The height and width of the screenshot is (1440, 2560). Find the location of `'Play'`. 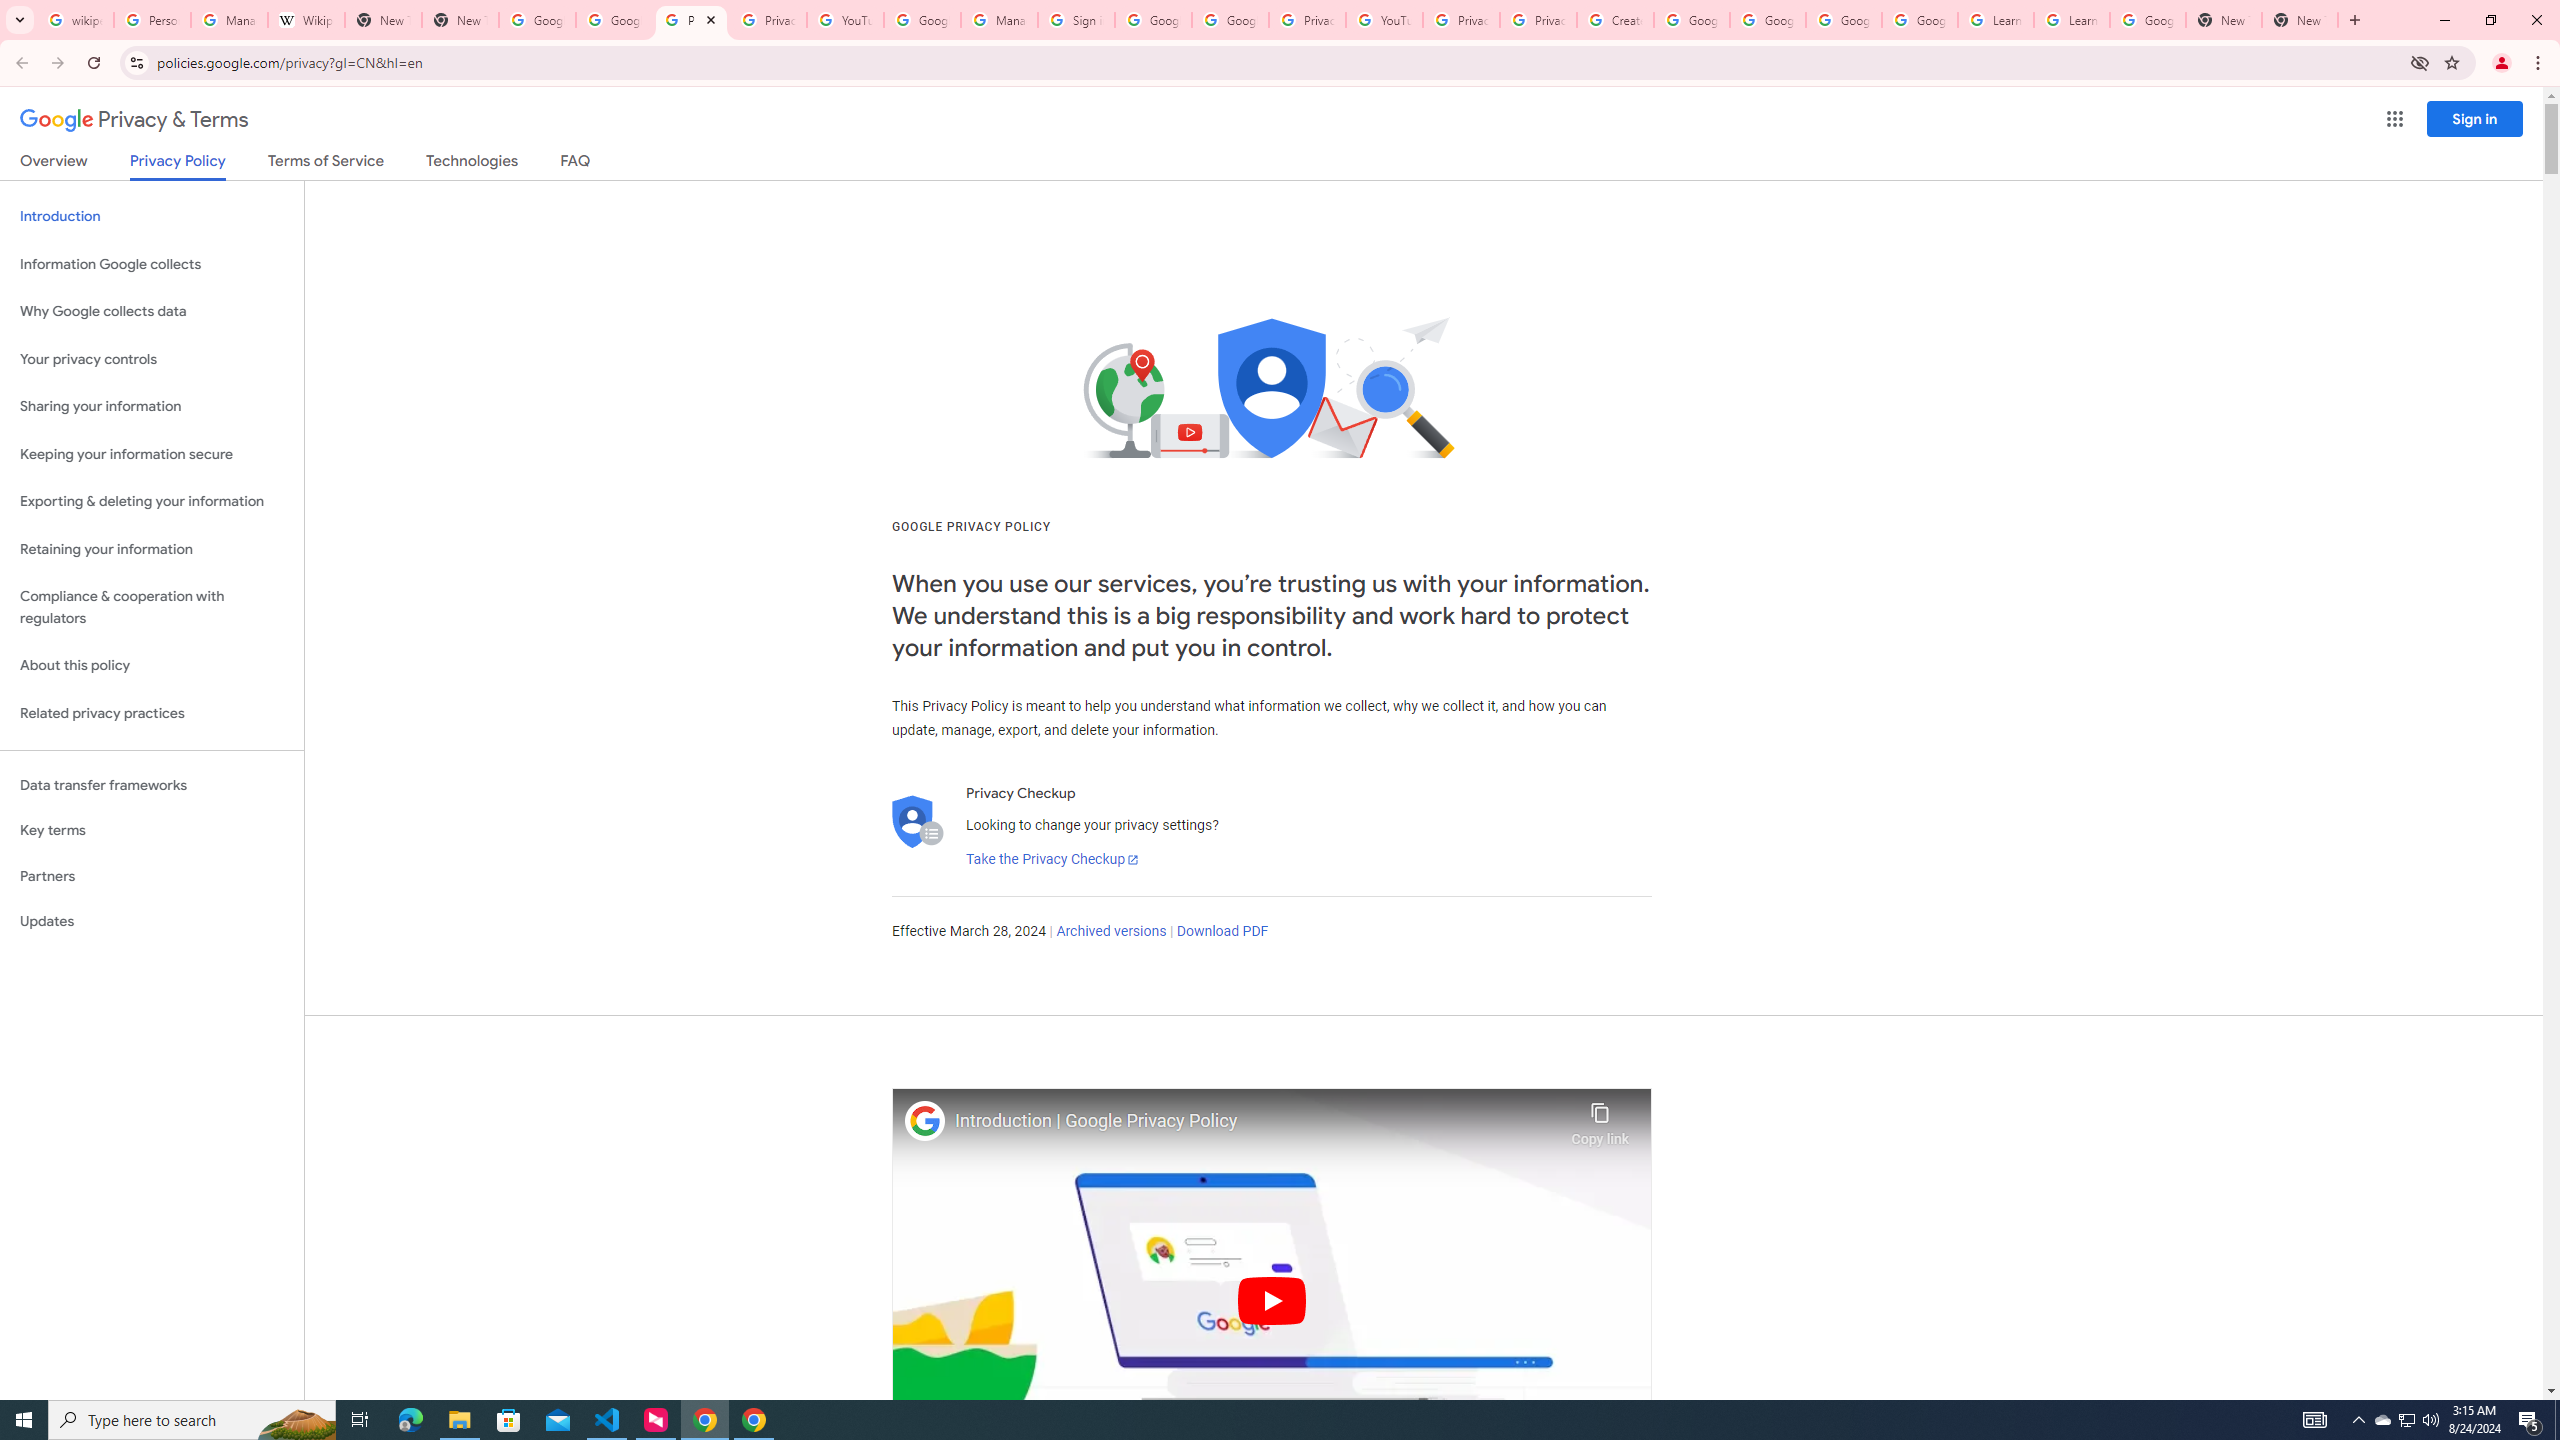

'Play' is located at coordinates (1271, 1299).